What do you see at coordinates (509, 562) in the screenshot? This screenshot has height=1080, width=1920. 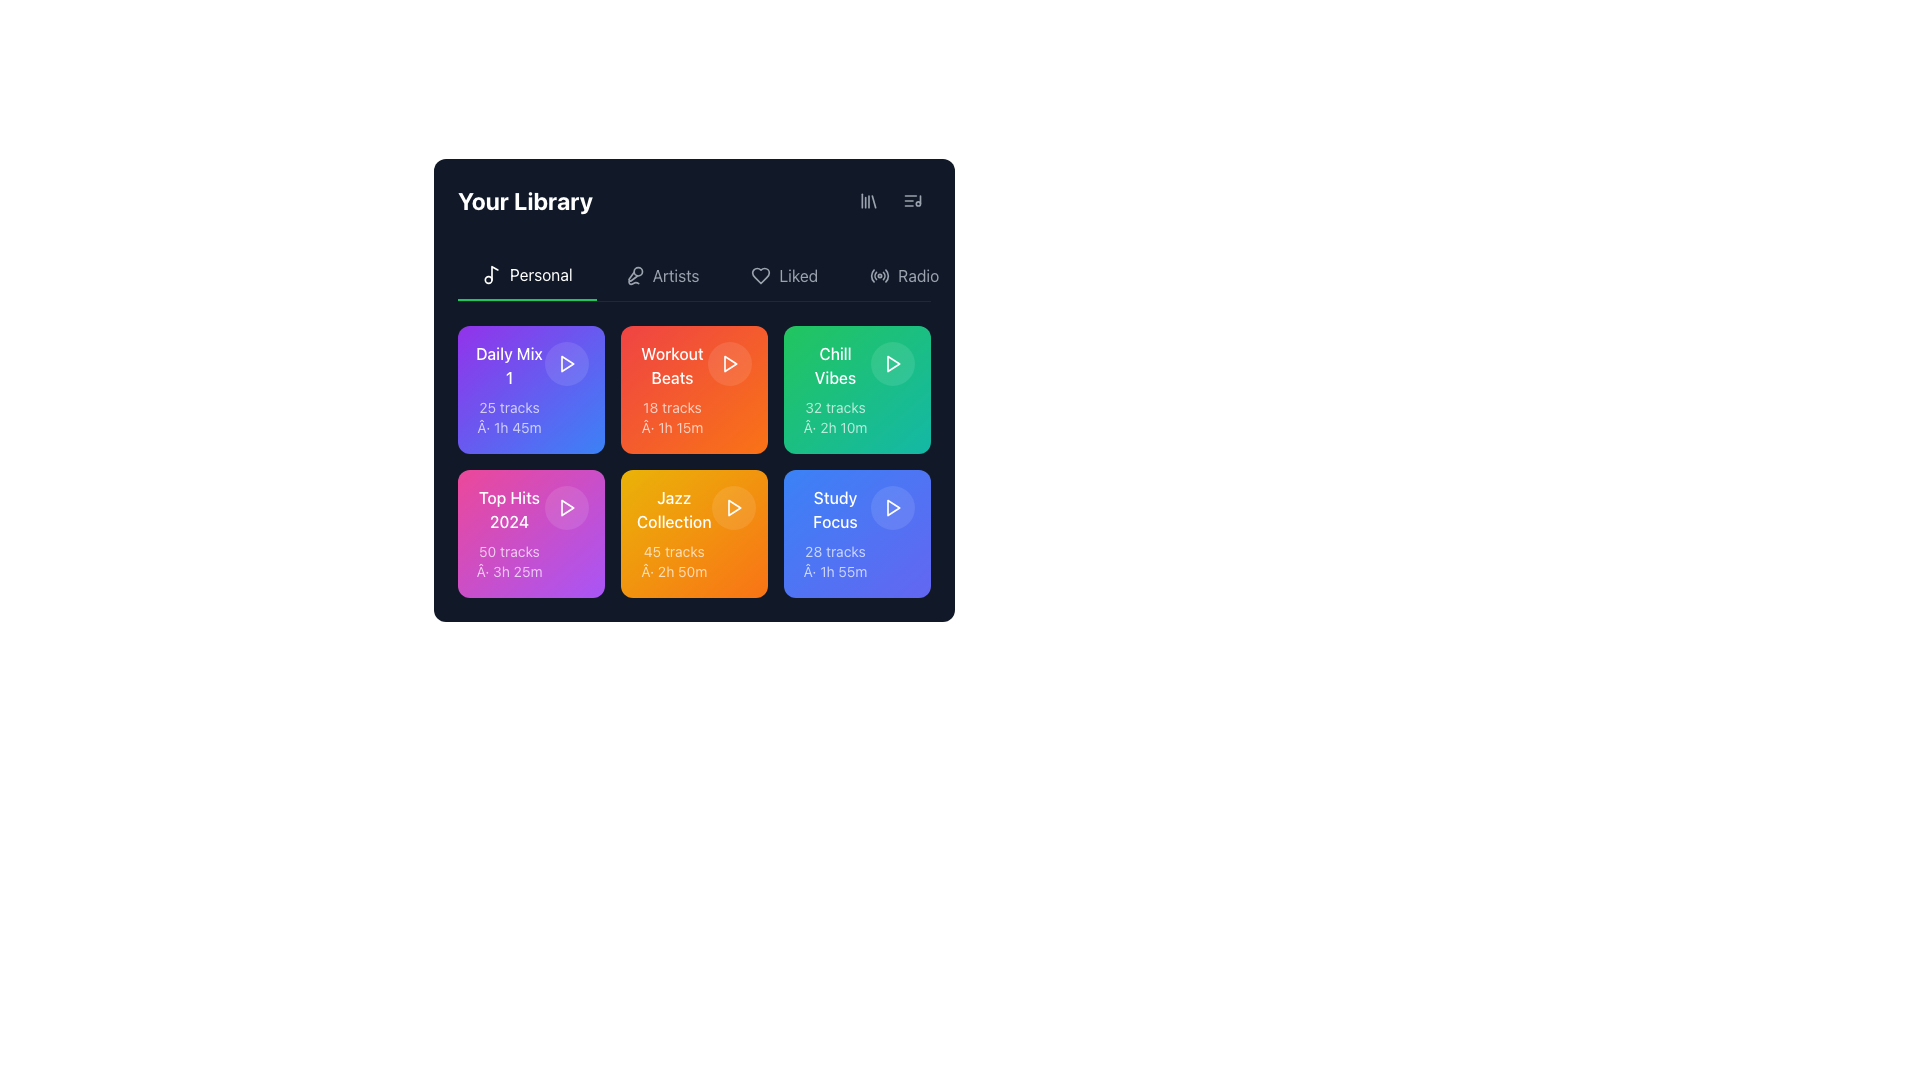 I see `the text label displaying '50 tracks Â· 3h 25m' which is located below the 'Top Hits 2024' title in the pink-purple gradient tile` at bounding box center [509, 562].